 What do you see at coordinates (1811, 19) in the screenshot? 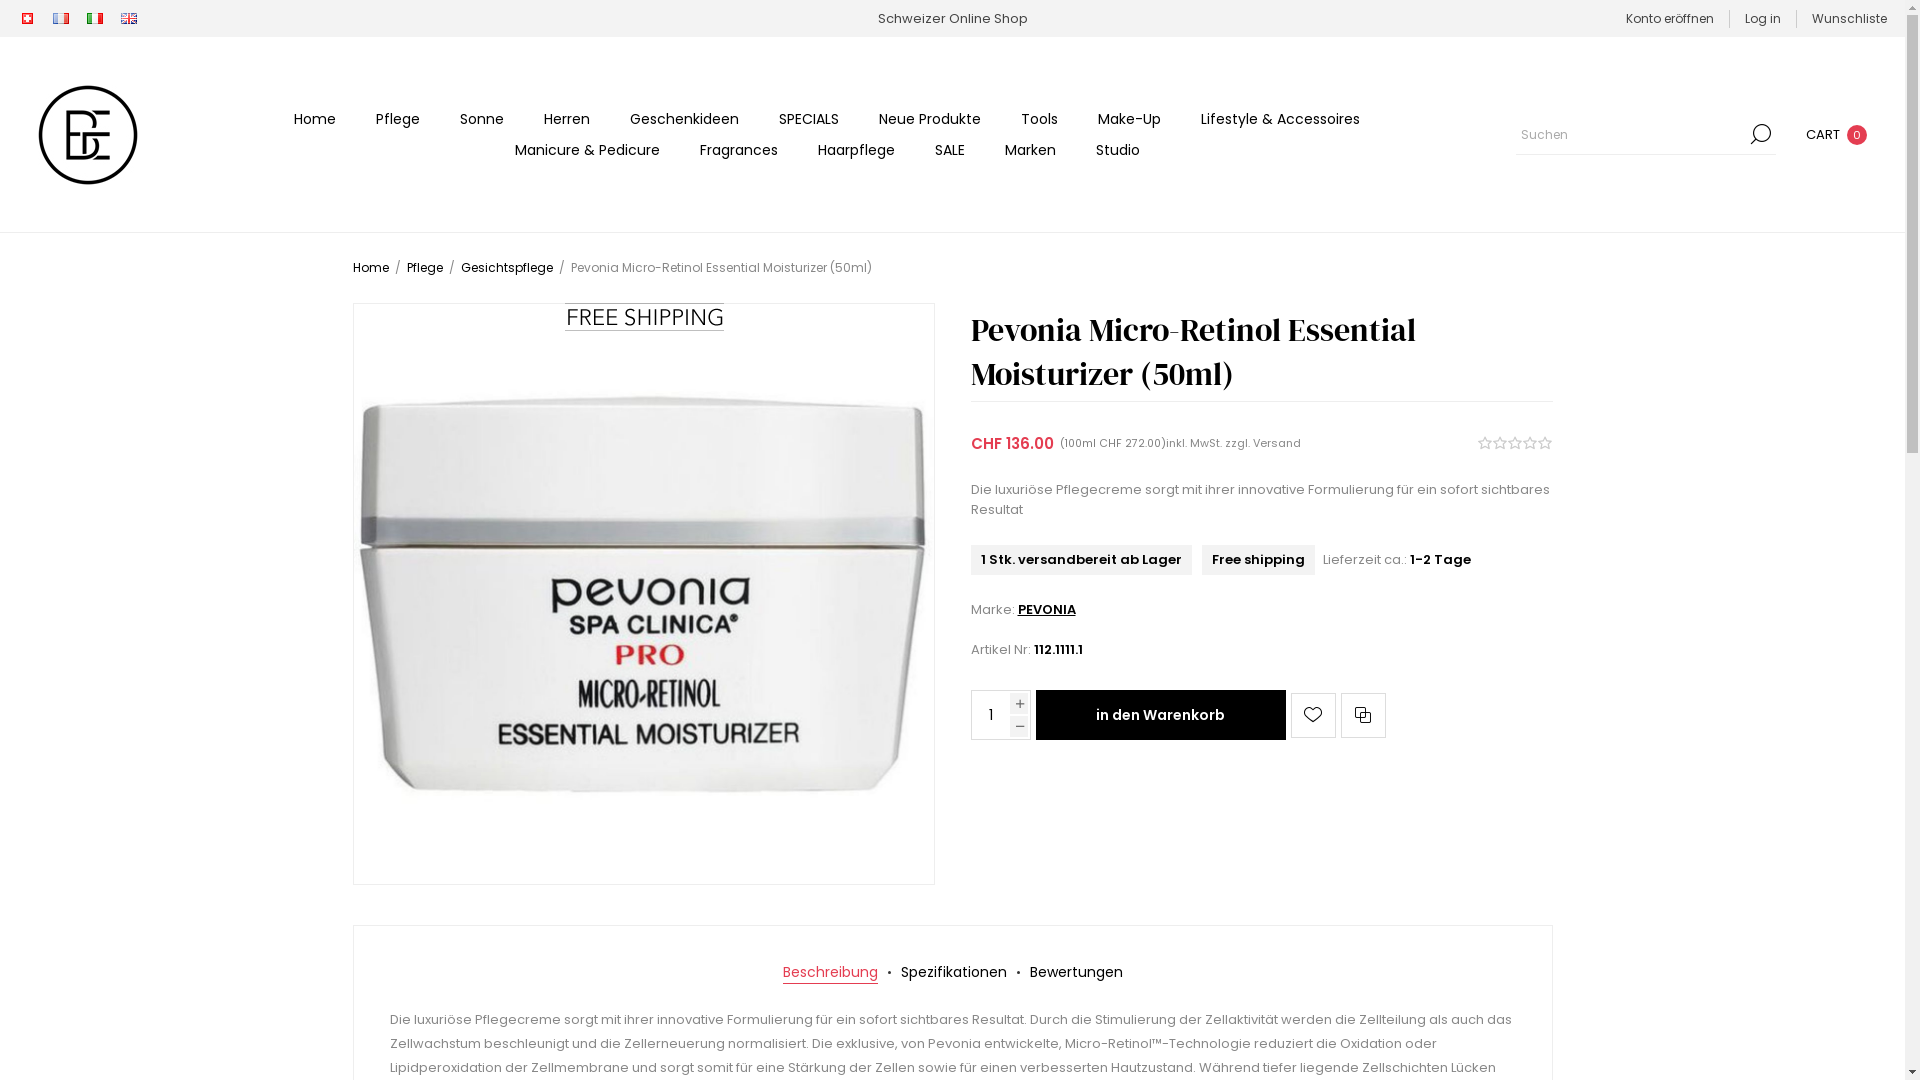
I see `'Wunschliste'` at bounding box center [1811, 19].